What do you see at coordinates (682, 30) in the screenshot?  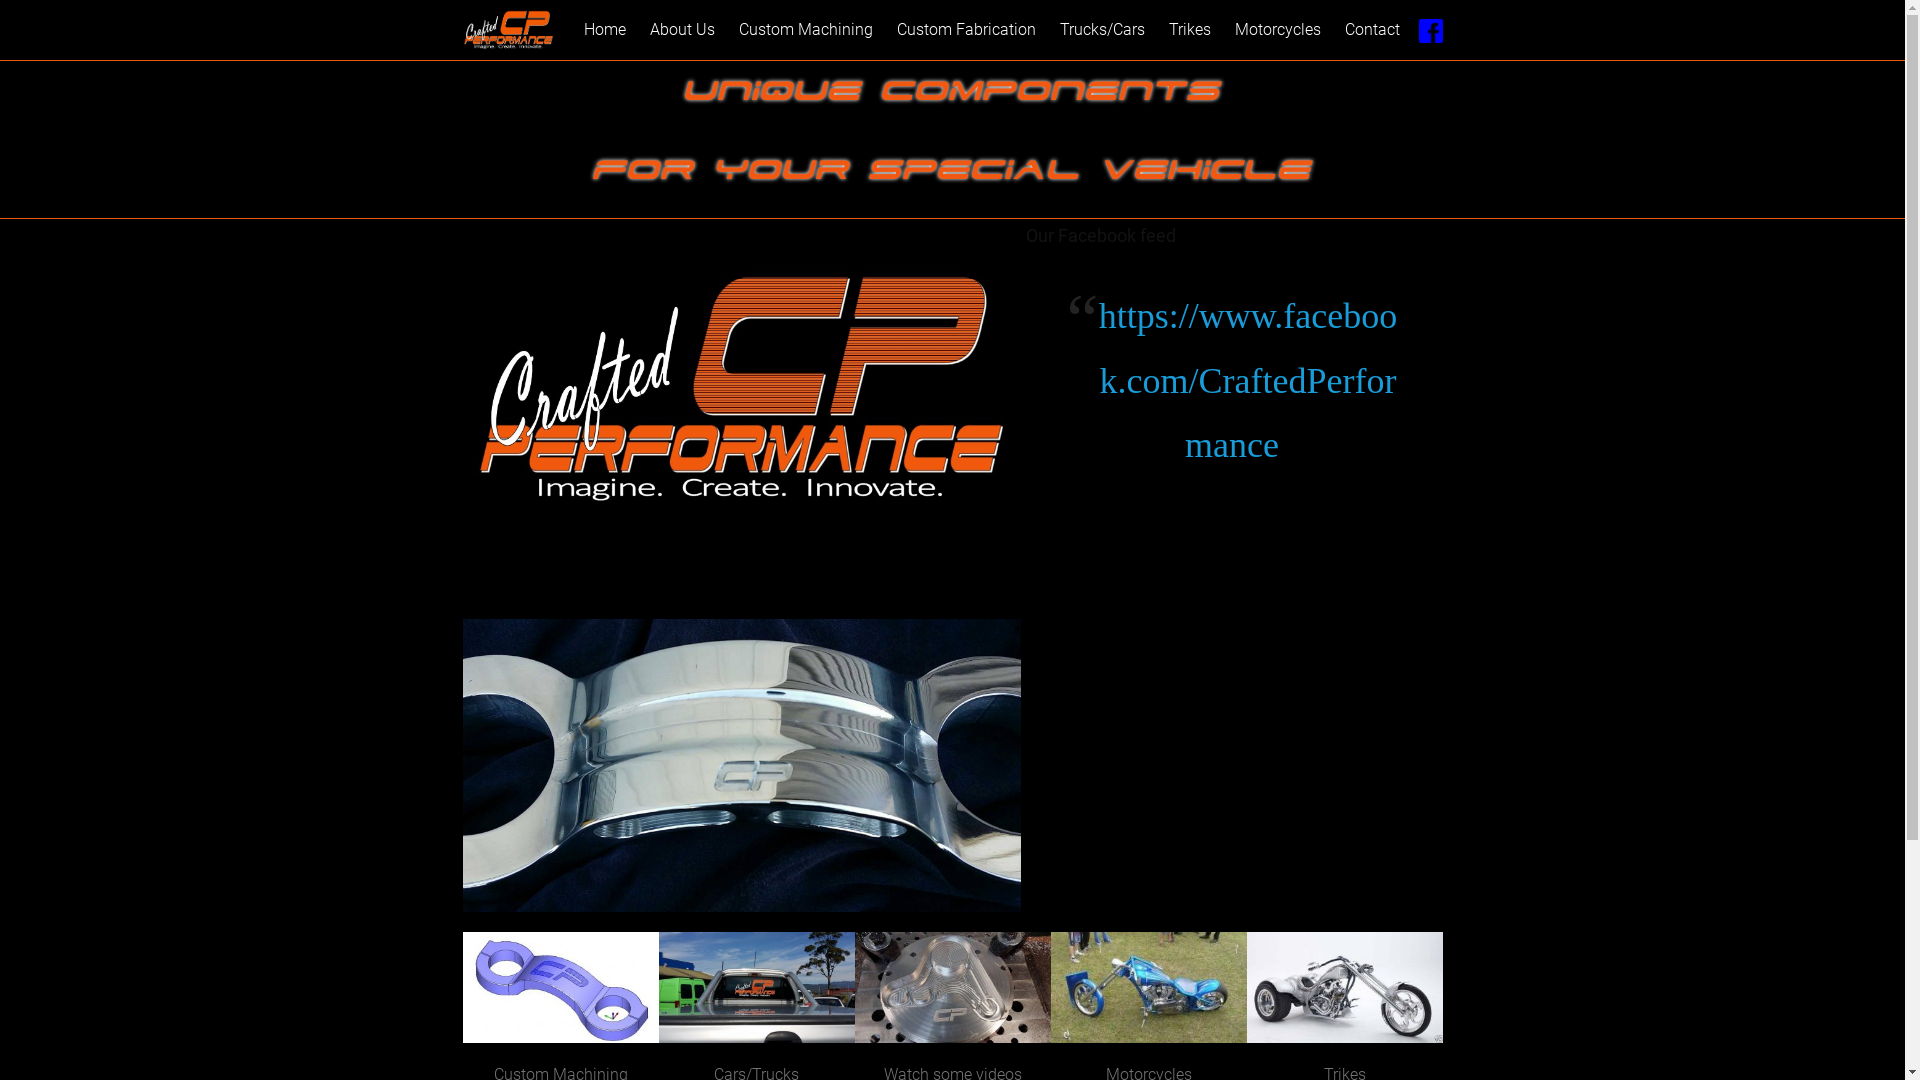 I see `'About Us'` at bounding box center [682, 30].